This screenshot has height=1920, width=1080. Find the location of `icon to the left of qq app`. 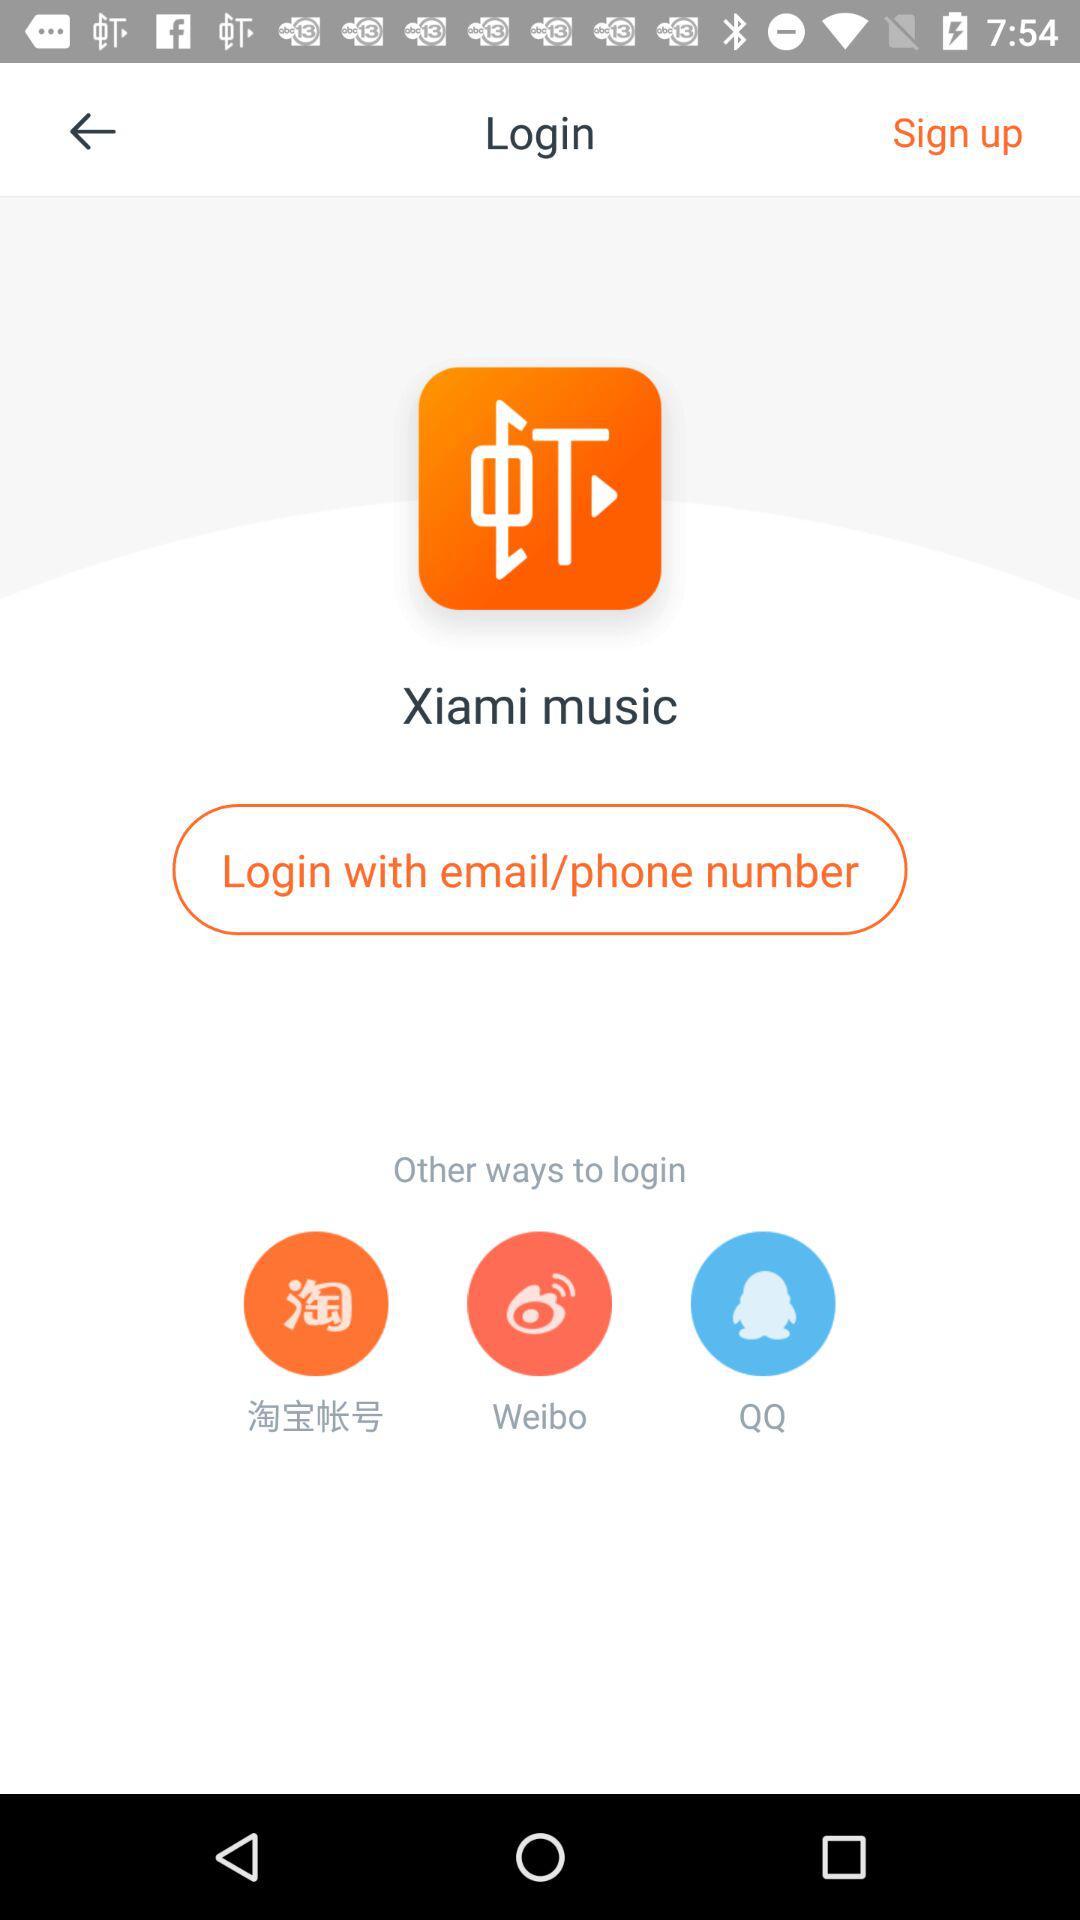

icon to the left of qq app is located at coordinates (538, 1334).